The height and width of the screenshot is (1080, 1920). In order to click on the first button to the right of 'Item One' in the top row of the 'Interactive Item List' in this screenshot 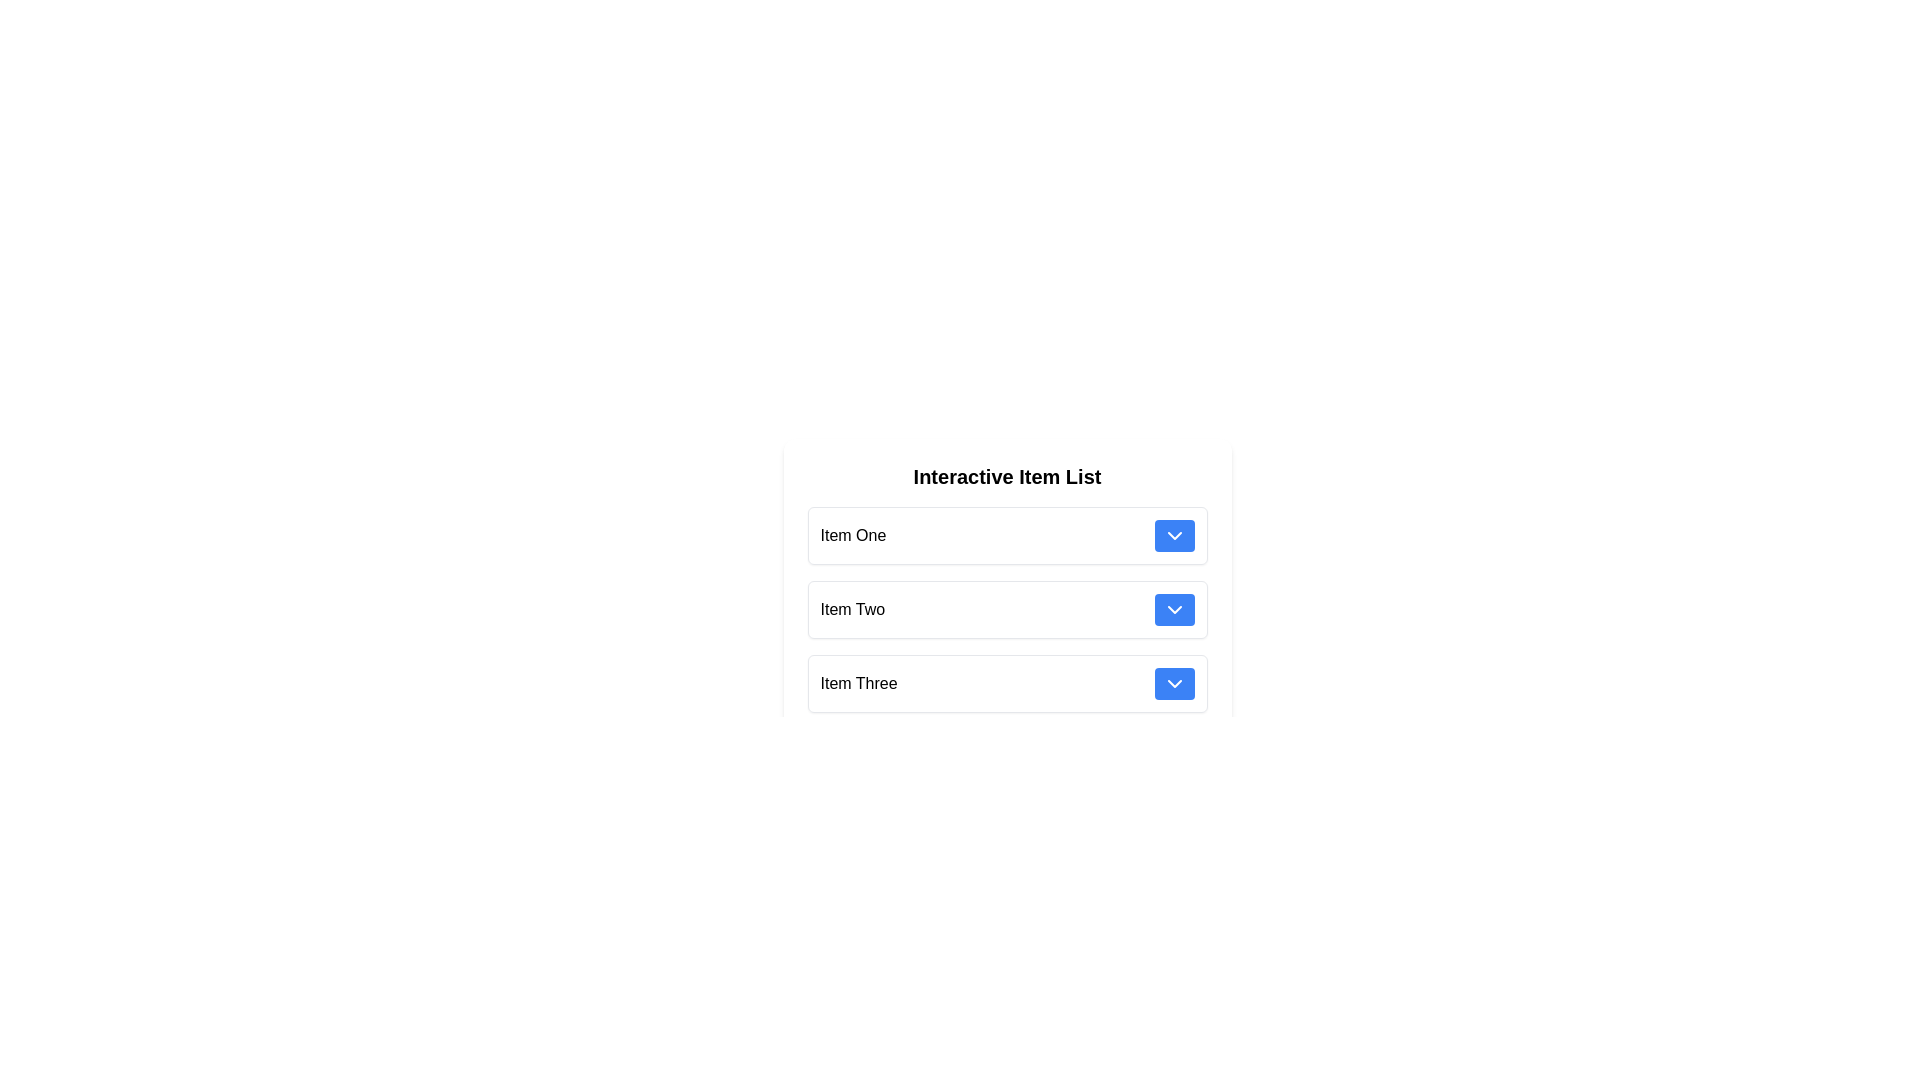, I will do `click(1174, 535)`.